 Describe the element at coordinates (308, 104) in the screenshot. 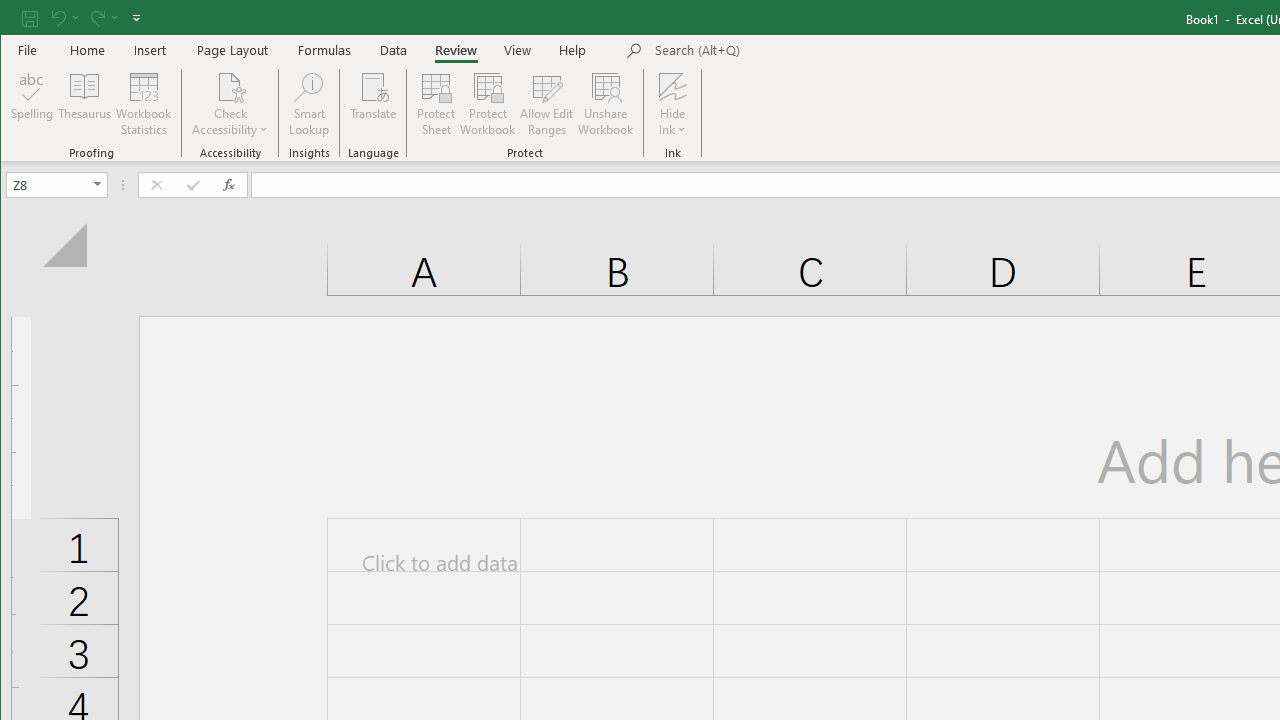

I see `'Smart Lookup'` at that location.